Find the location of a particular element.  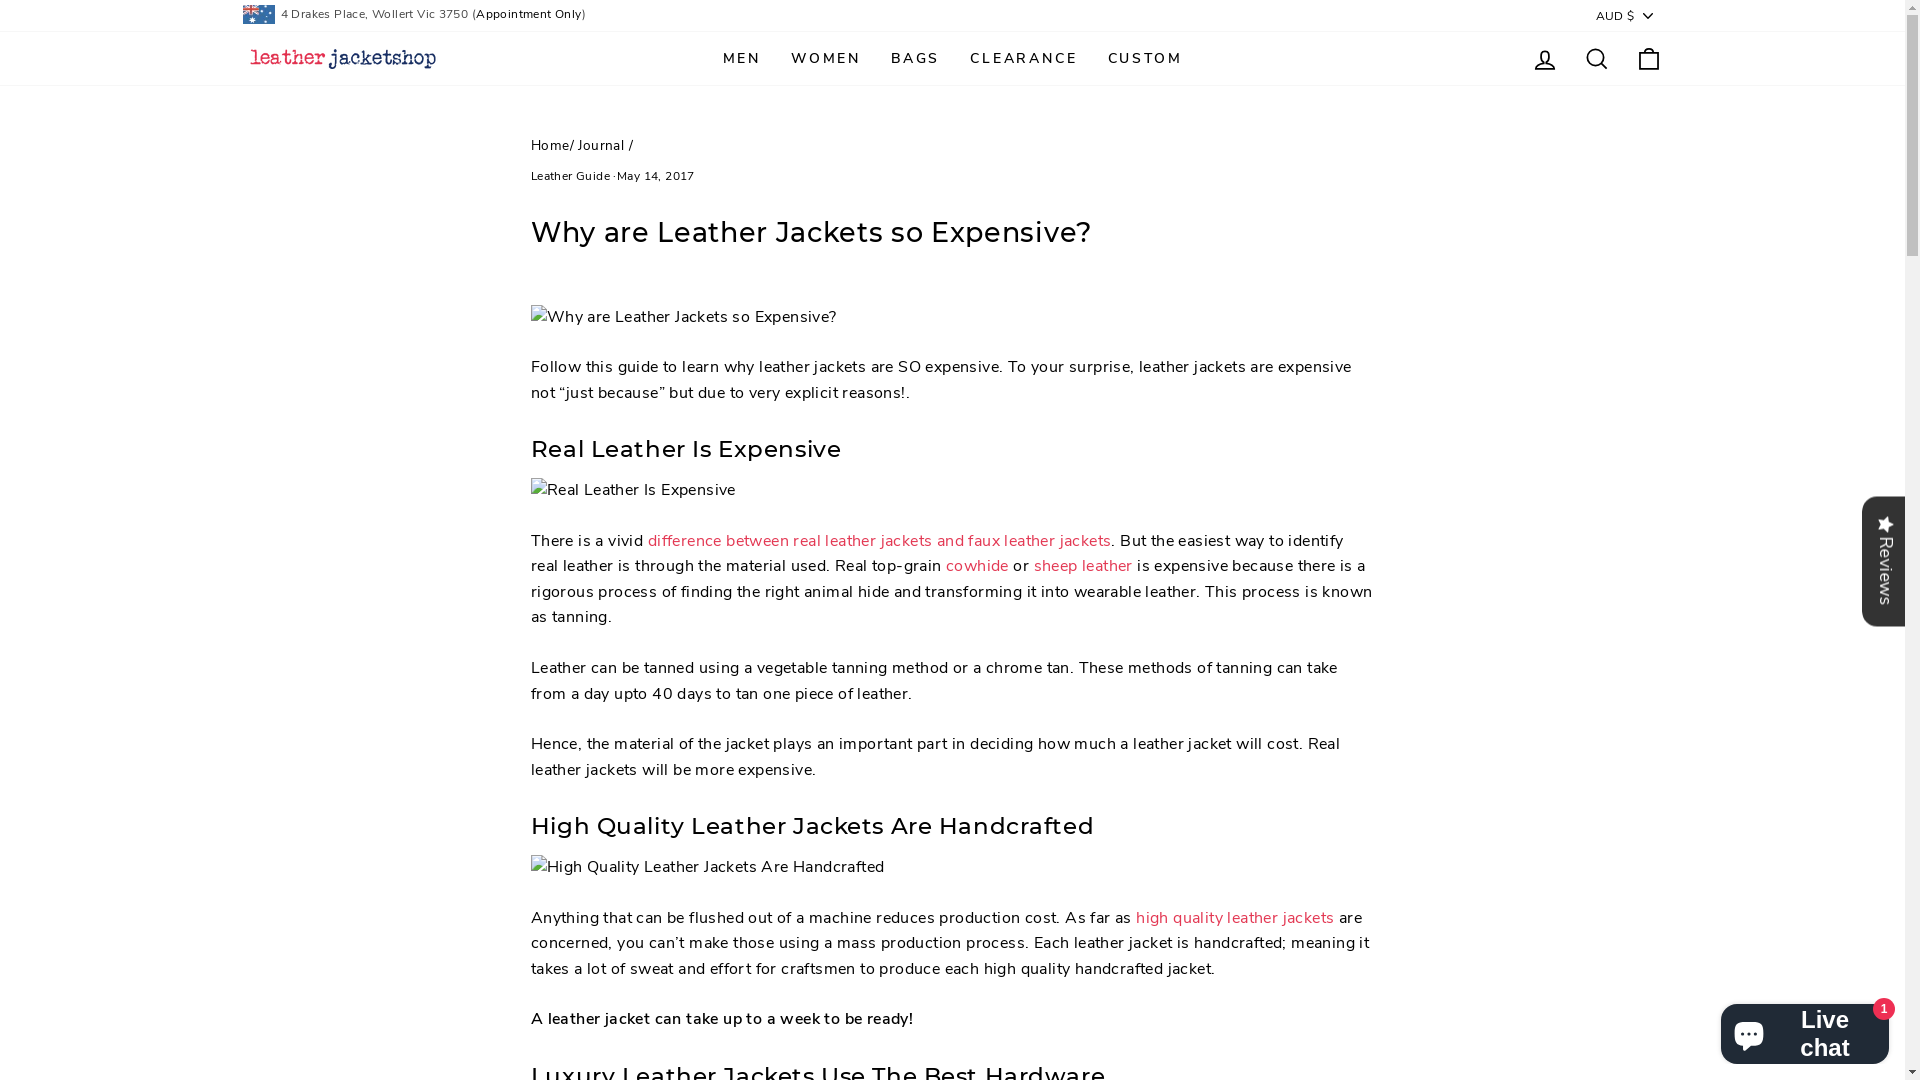

'Skip to content' is located at coordinates (0, 0).